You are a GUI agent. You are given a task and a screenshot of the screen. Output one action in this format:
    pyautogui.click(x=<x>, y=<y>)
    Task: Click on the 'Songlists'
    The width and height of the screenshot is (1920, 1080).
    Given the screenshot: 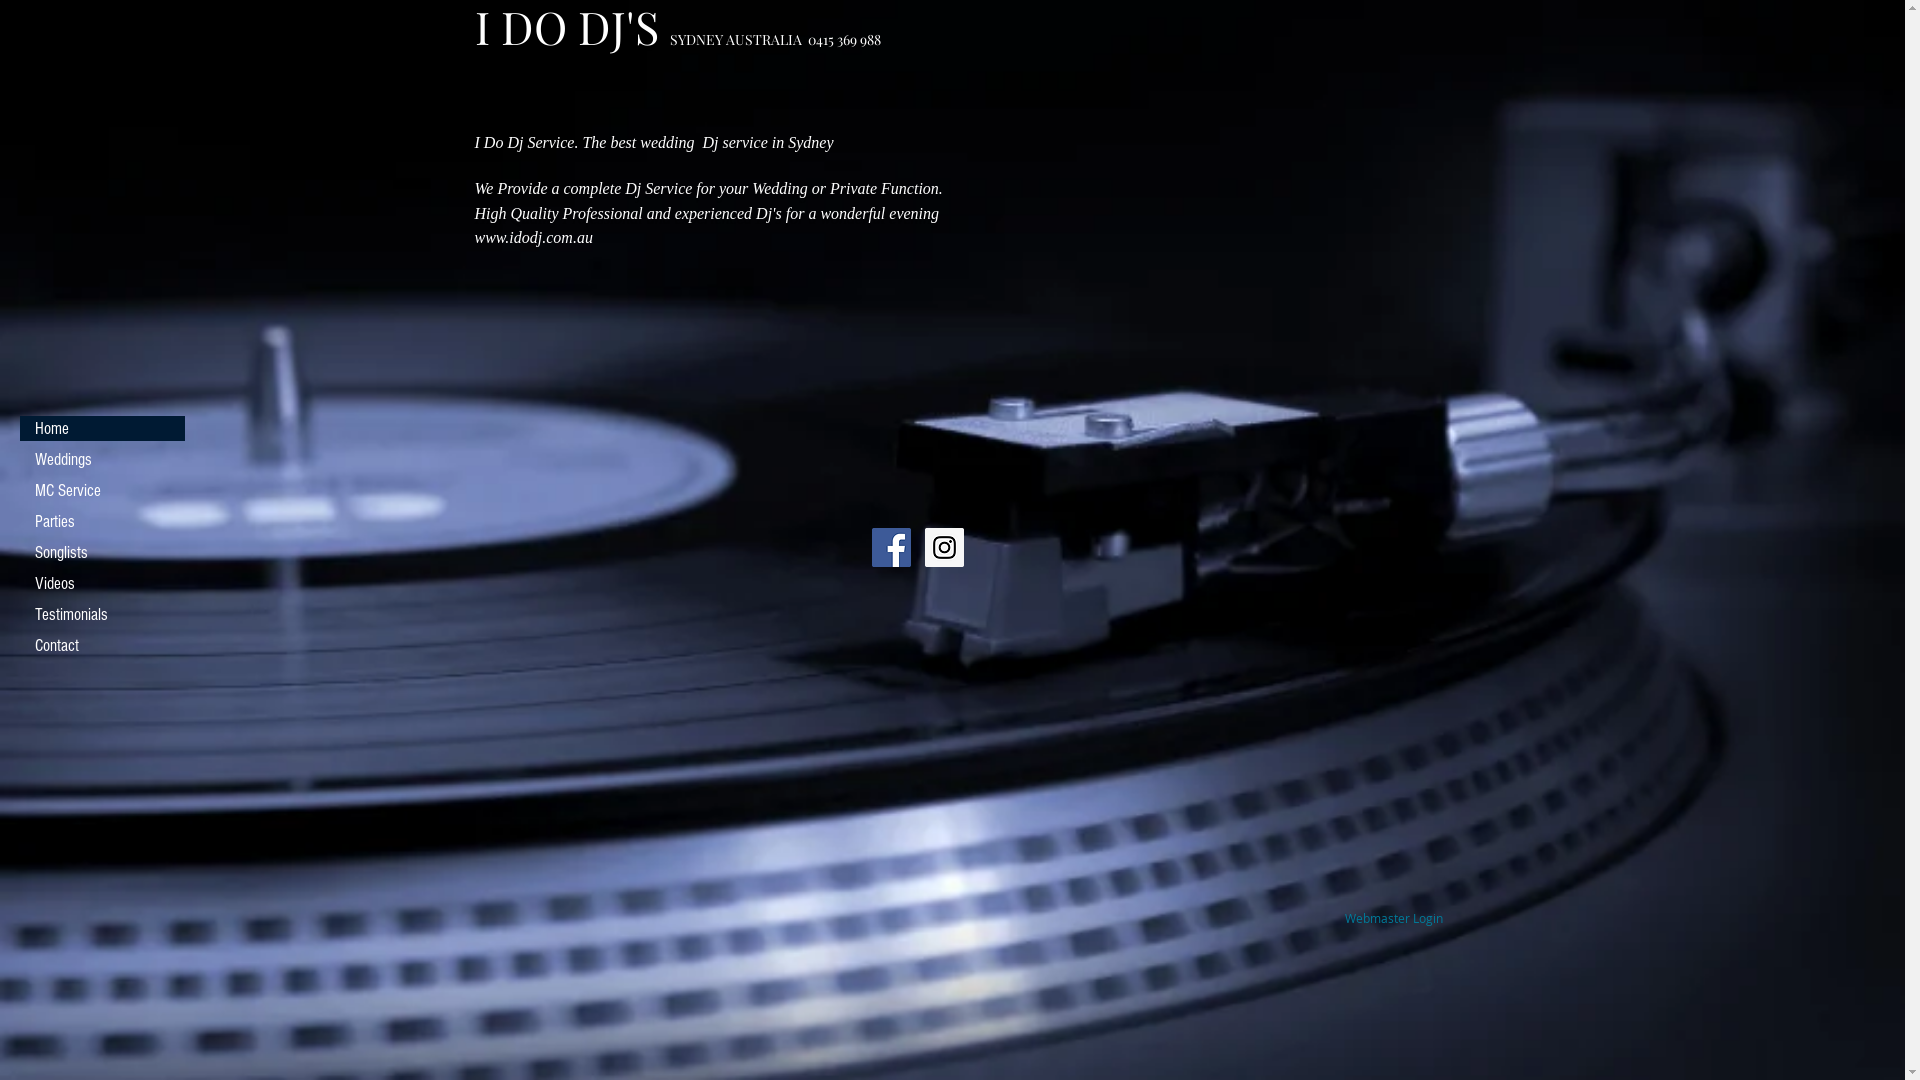 What is the action you would take?
    pyautogui.click(x=101, y=552)
    